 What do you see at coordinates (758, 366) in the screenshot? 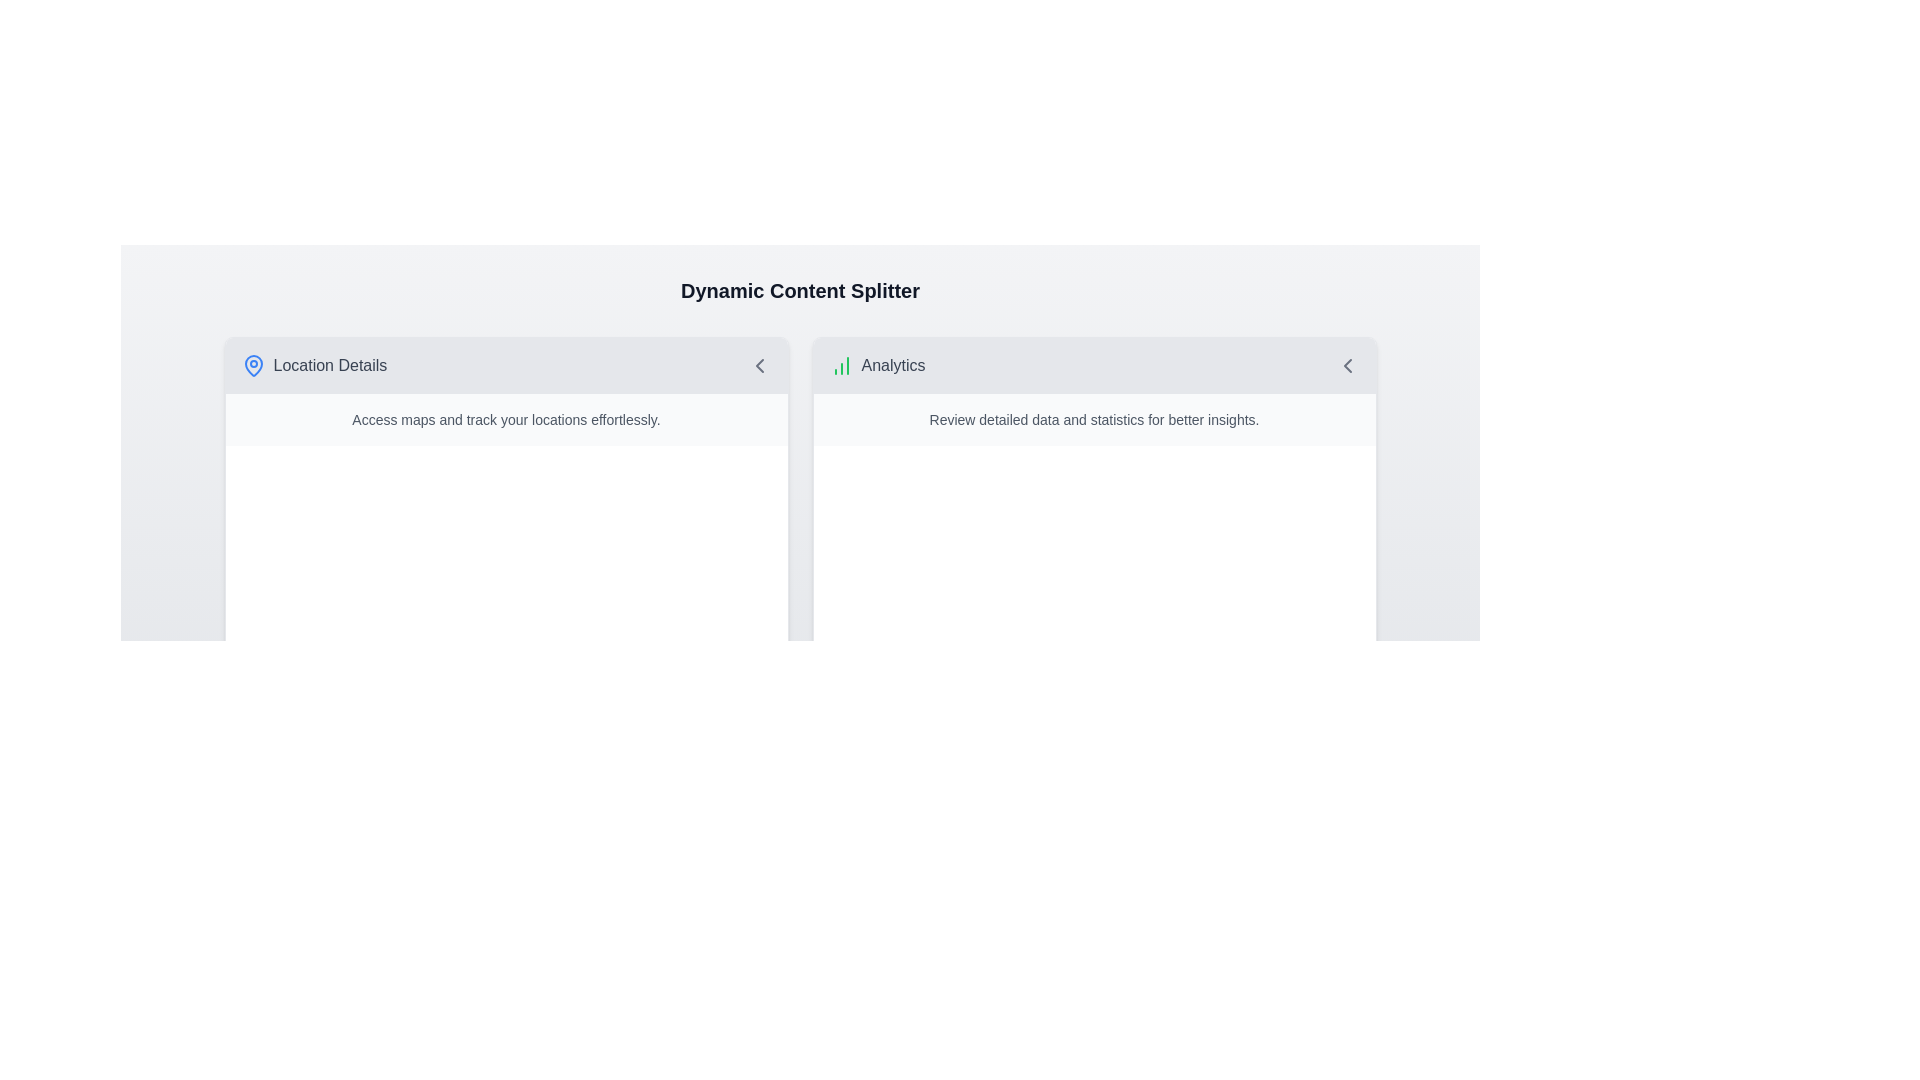
I see `the chevron icon located on the far right of the 'Location Details' section` at bounding box center [758, 366].